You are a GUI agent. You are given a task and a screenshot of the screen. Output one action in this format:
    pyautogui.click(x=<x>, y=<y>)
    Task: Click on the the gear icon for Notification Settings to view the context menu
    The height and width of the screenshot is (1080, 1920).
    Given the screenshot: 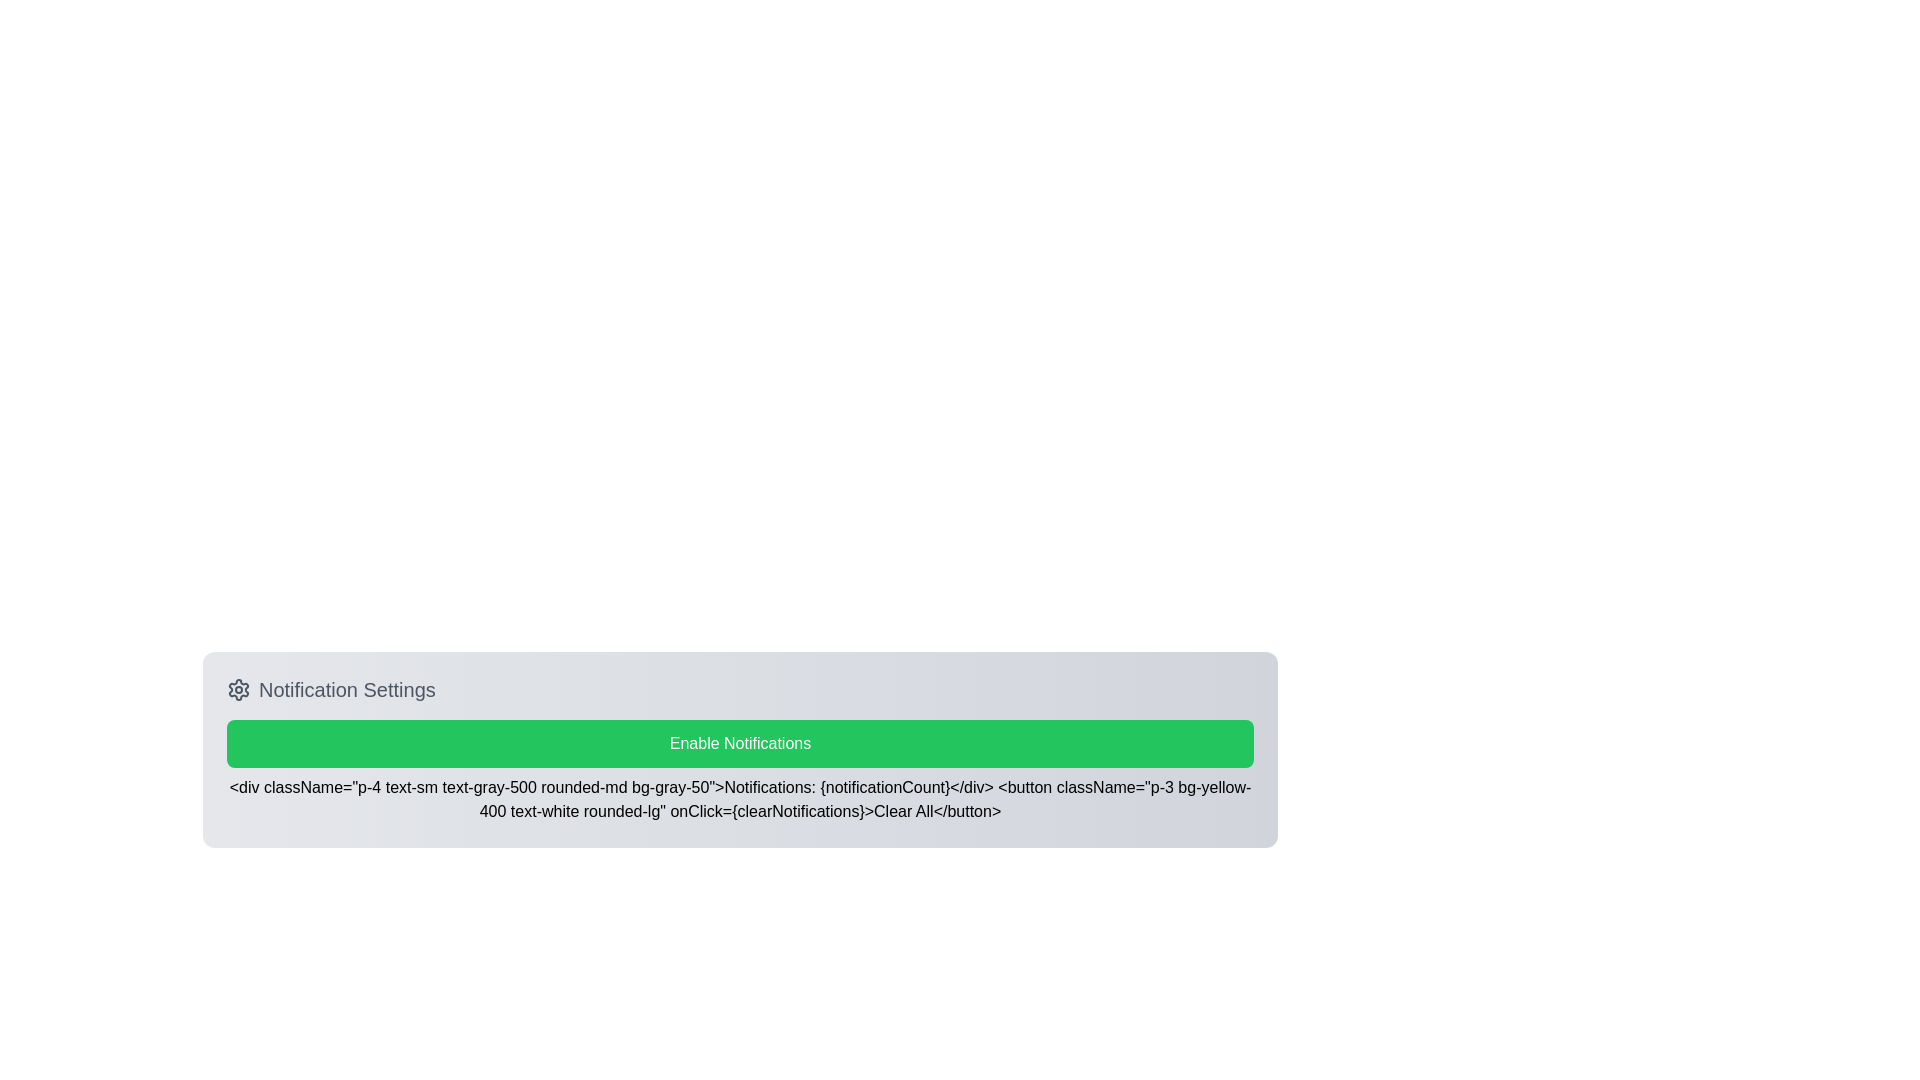 What is the action you would take?
    pyautogui.click(x=239, y=689)
    